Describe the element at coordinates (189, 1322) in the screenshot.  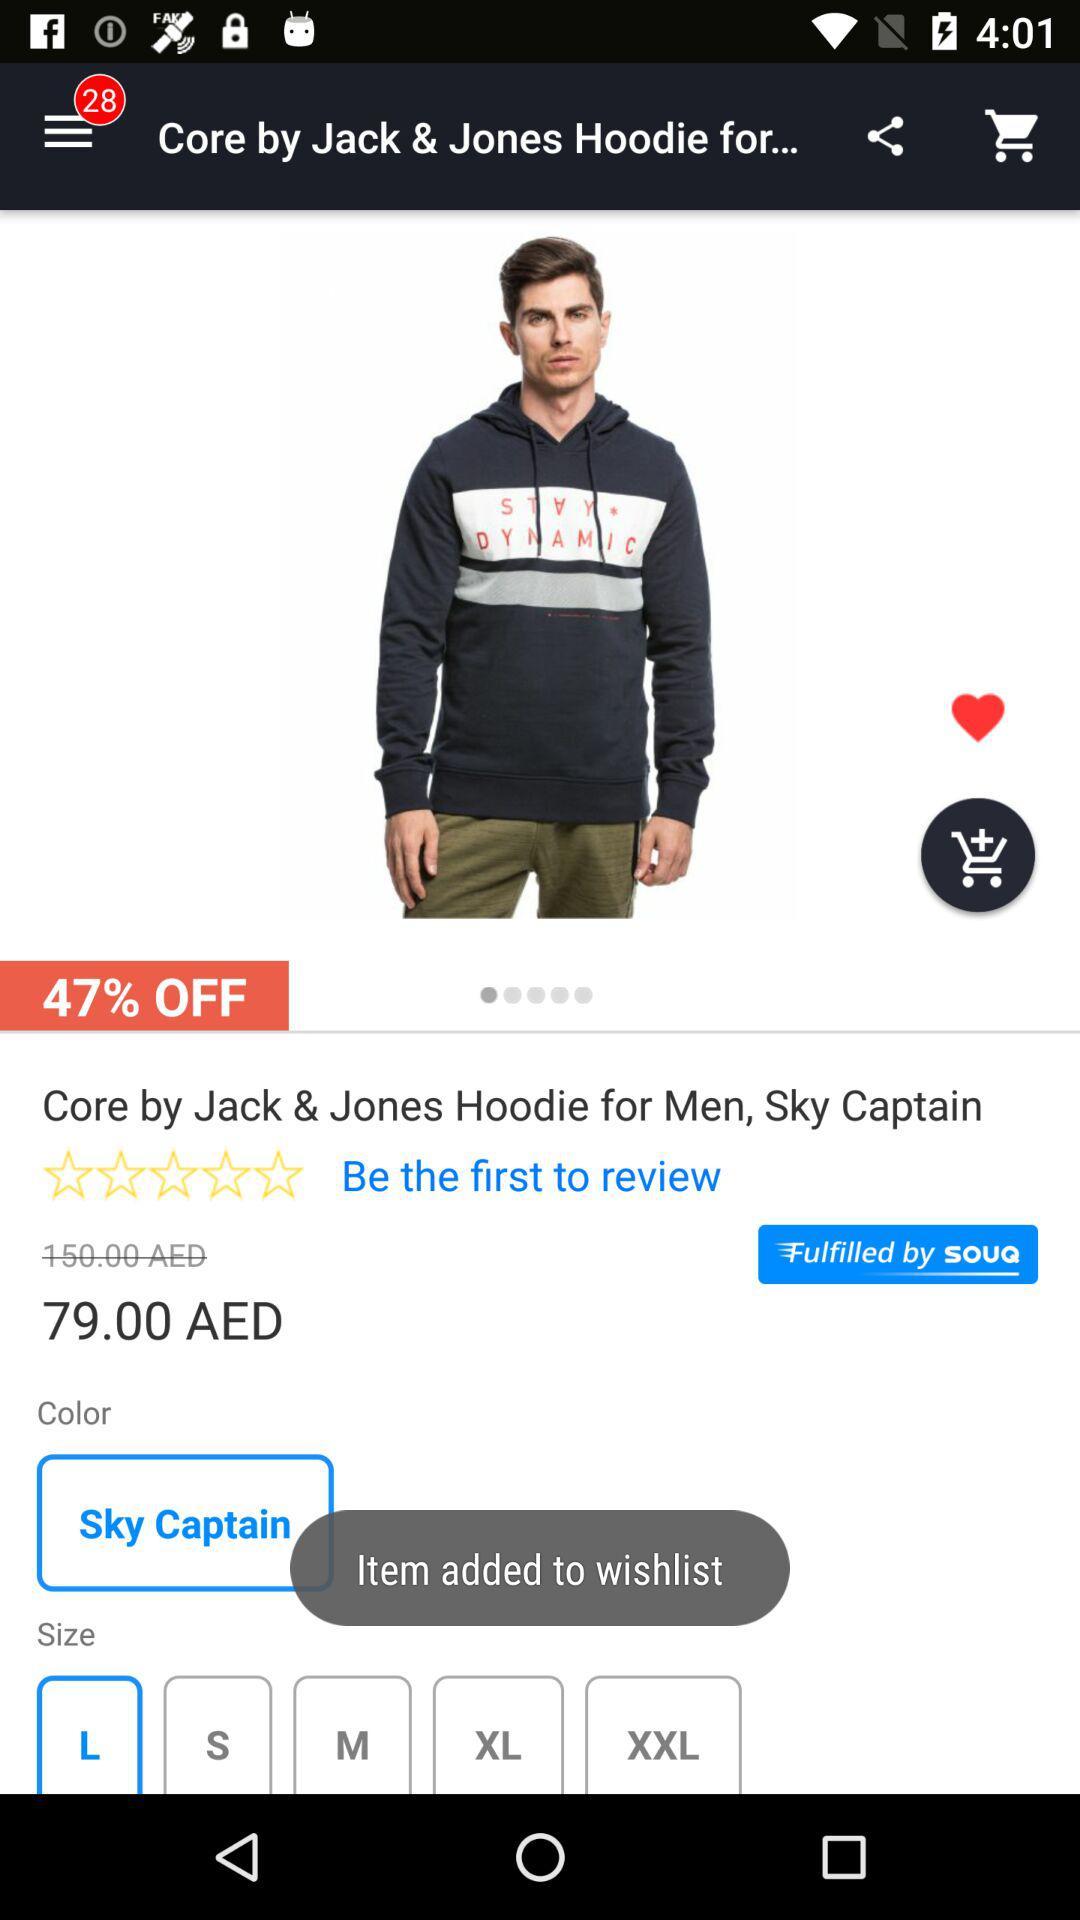
I see `the text above color` at that location.